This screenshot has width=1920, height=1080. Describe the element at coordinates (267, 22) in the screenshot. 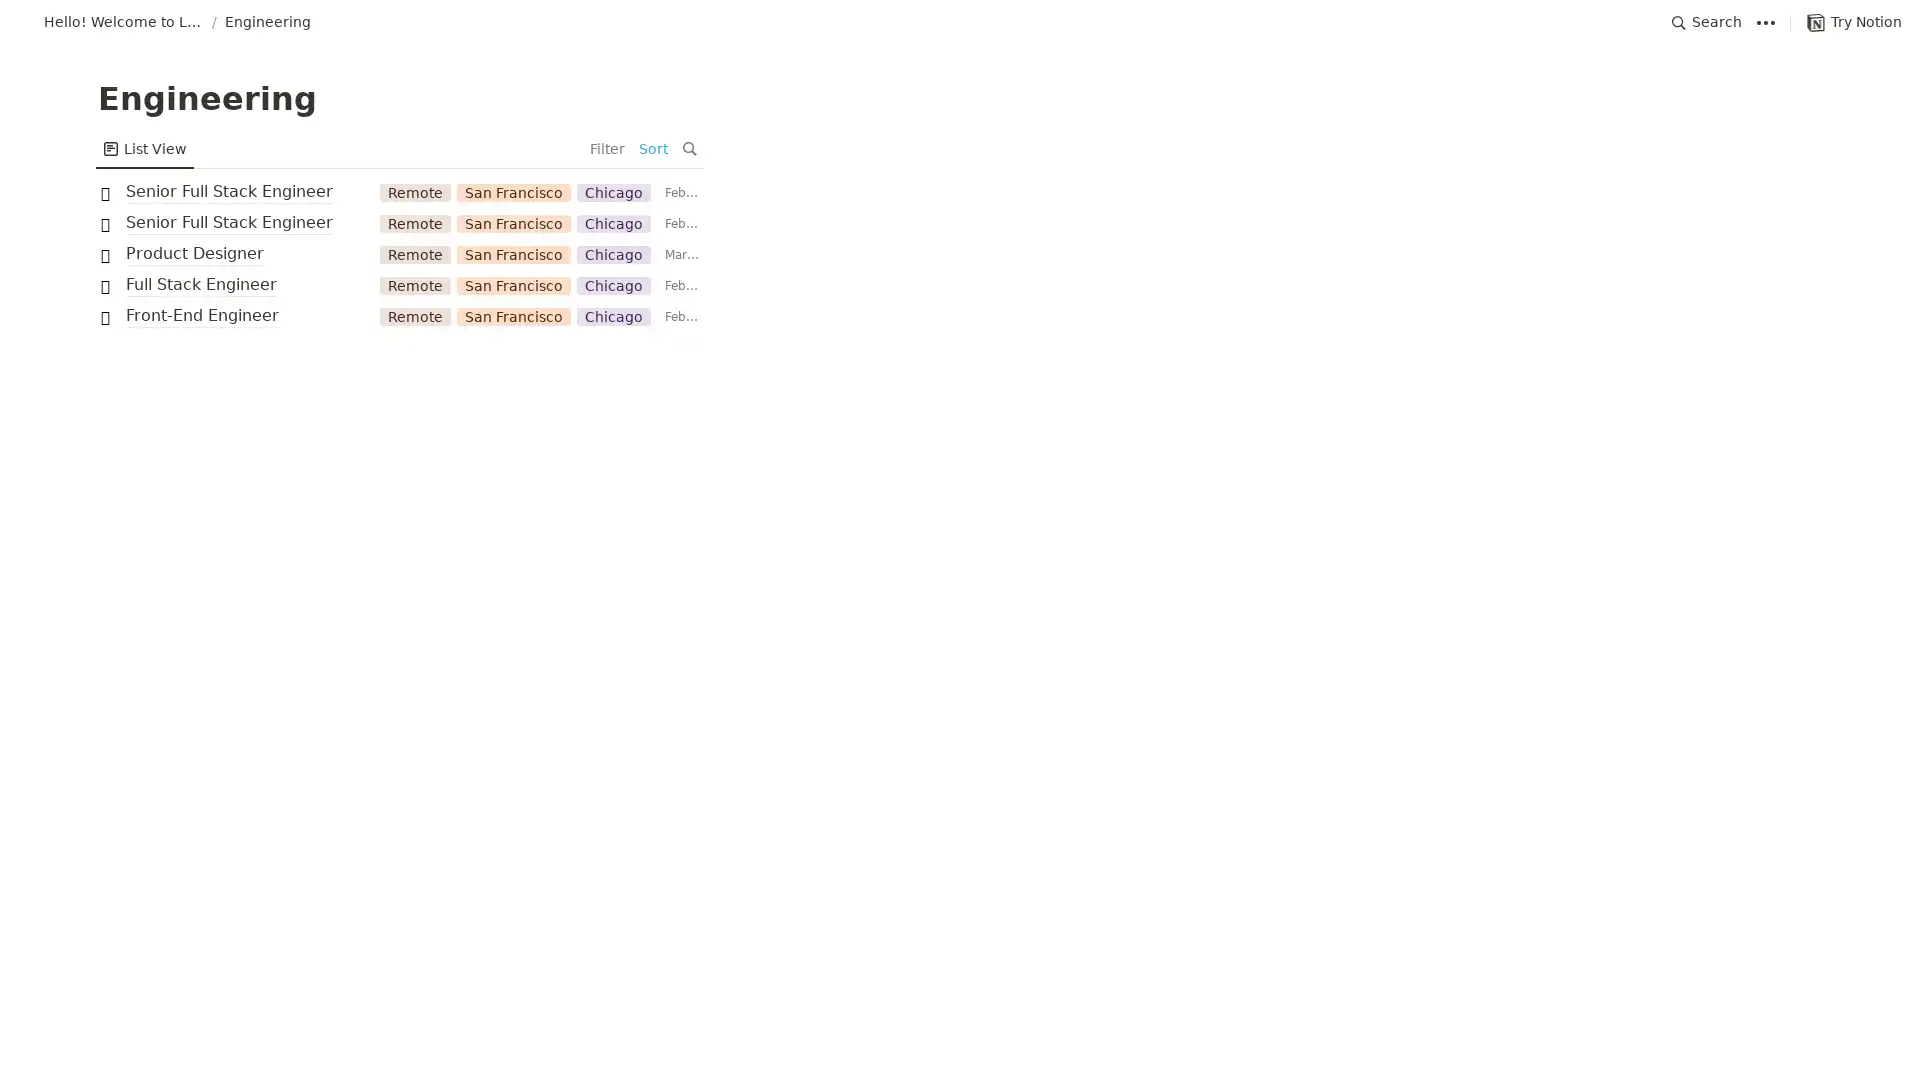

I see `Engineering` at that location.